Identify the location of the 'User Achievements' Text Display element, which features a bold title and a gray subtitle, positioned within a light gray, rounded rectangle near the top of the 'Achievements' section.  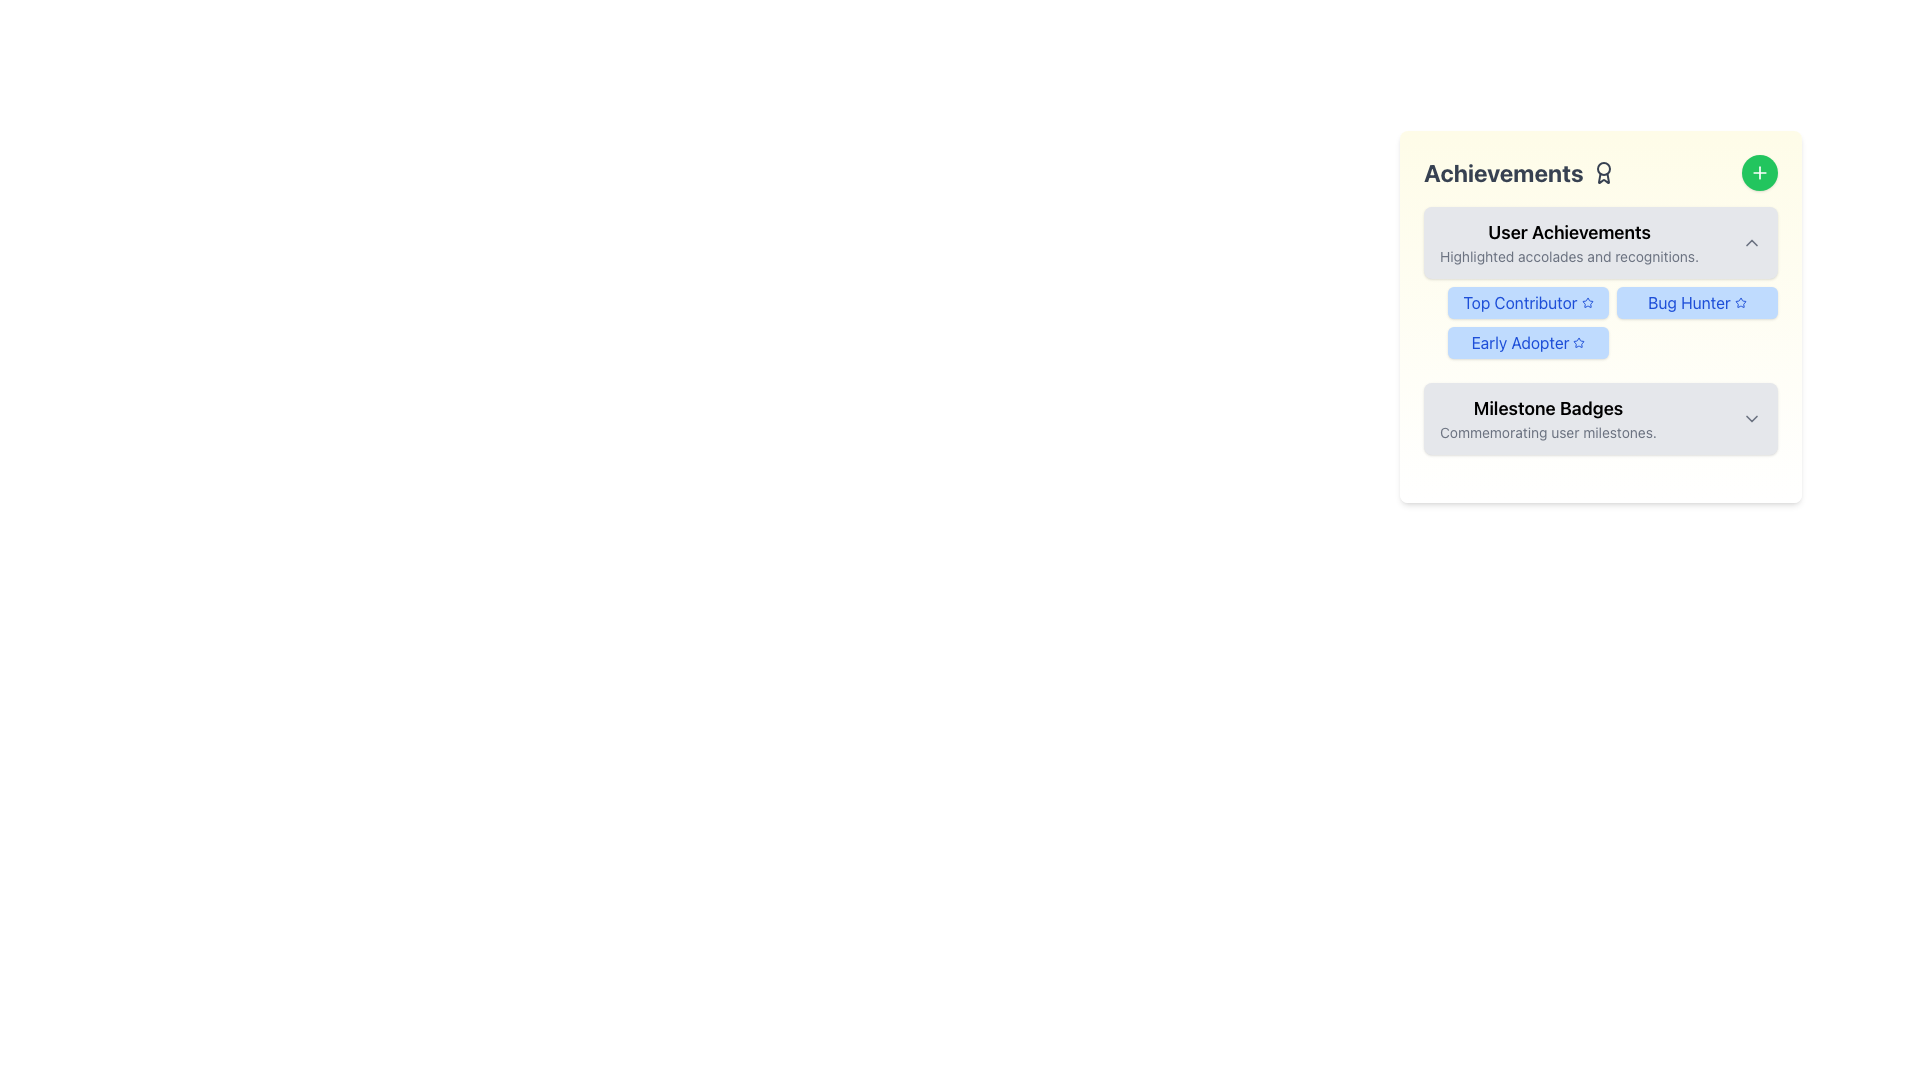
(1568, 242).